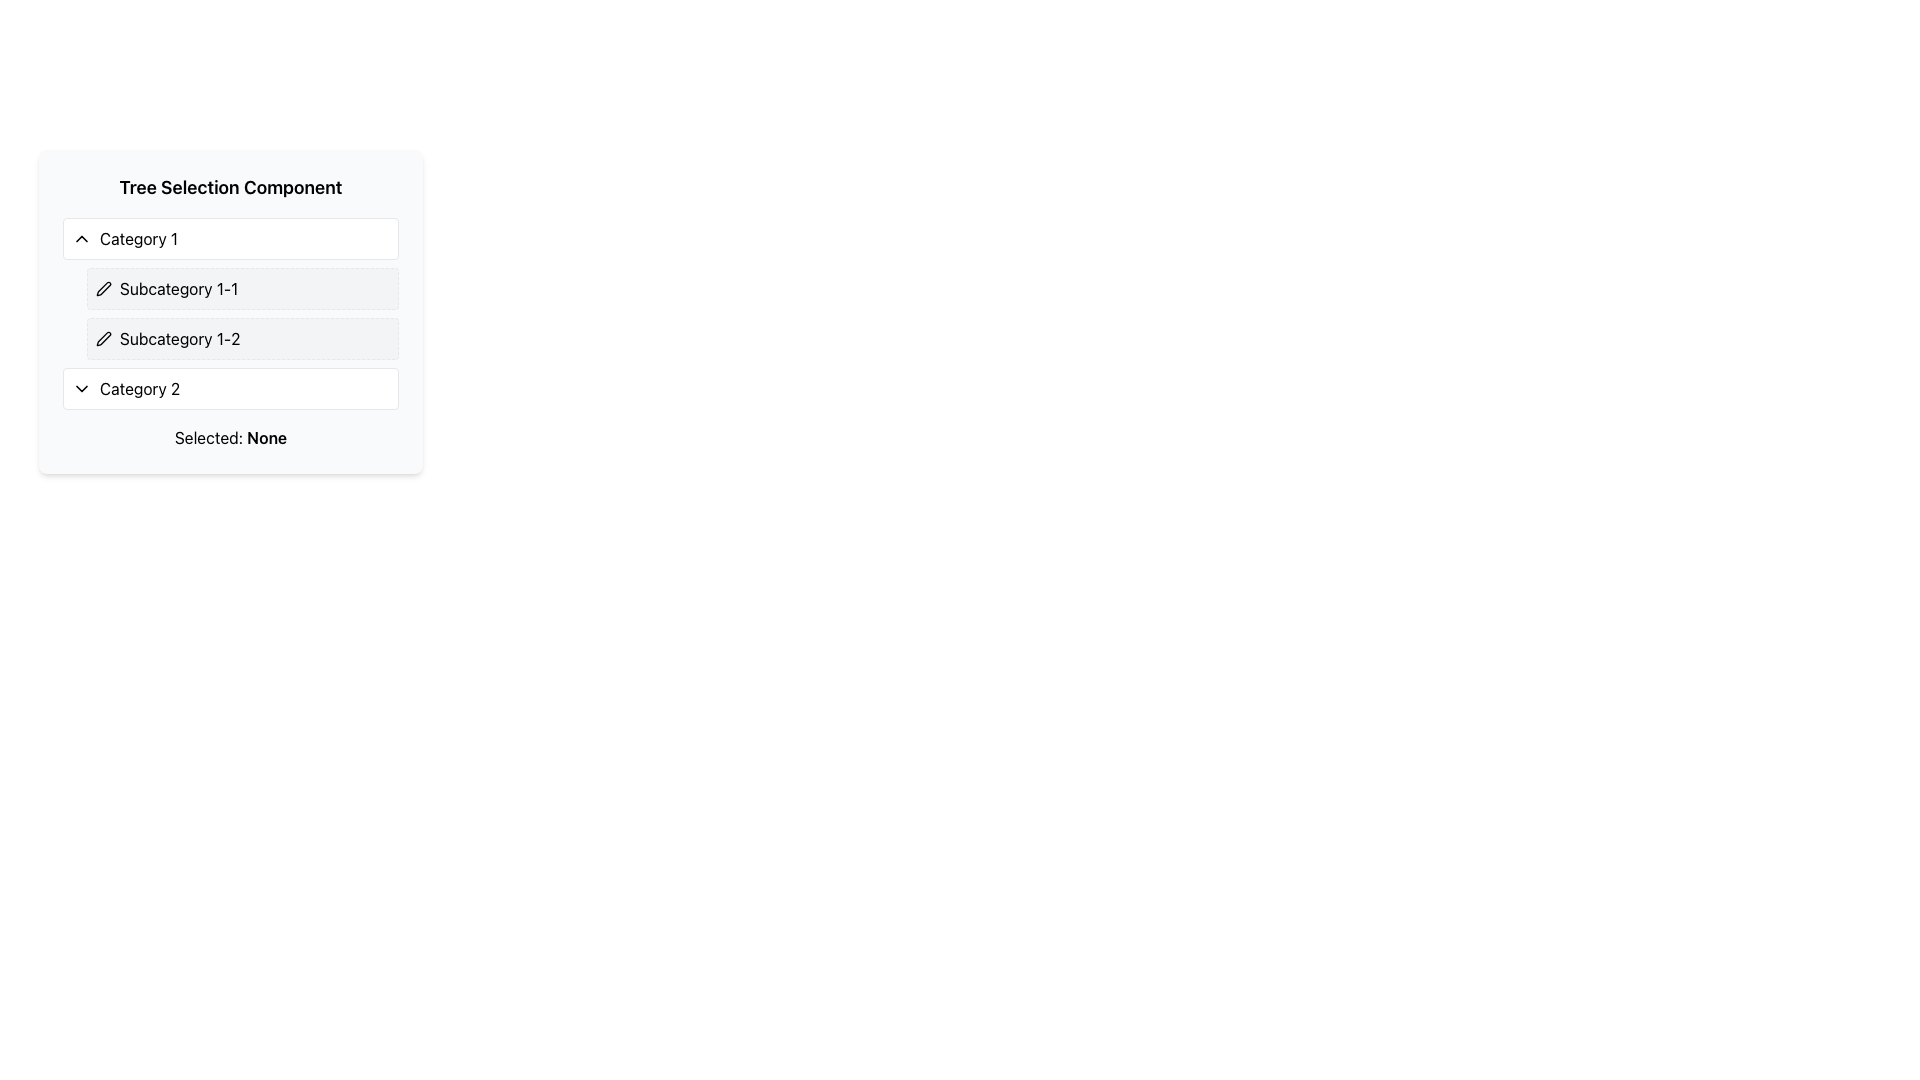 The image size is (1920, 1080). What do you see at coordinates (242, 289) in the screenshot?
I see `the subcategory item labeled 'Subcategory 1-1' which is the first item under 'Category 1'` at bounding box center [242, 289].